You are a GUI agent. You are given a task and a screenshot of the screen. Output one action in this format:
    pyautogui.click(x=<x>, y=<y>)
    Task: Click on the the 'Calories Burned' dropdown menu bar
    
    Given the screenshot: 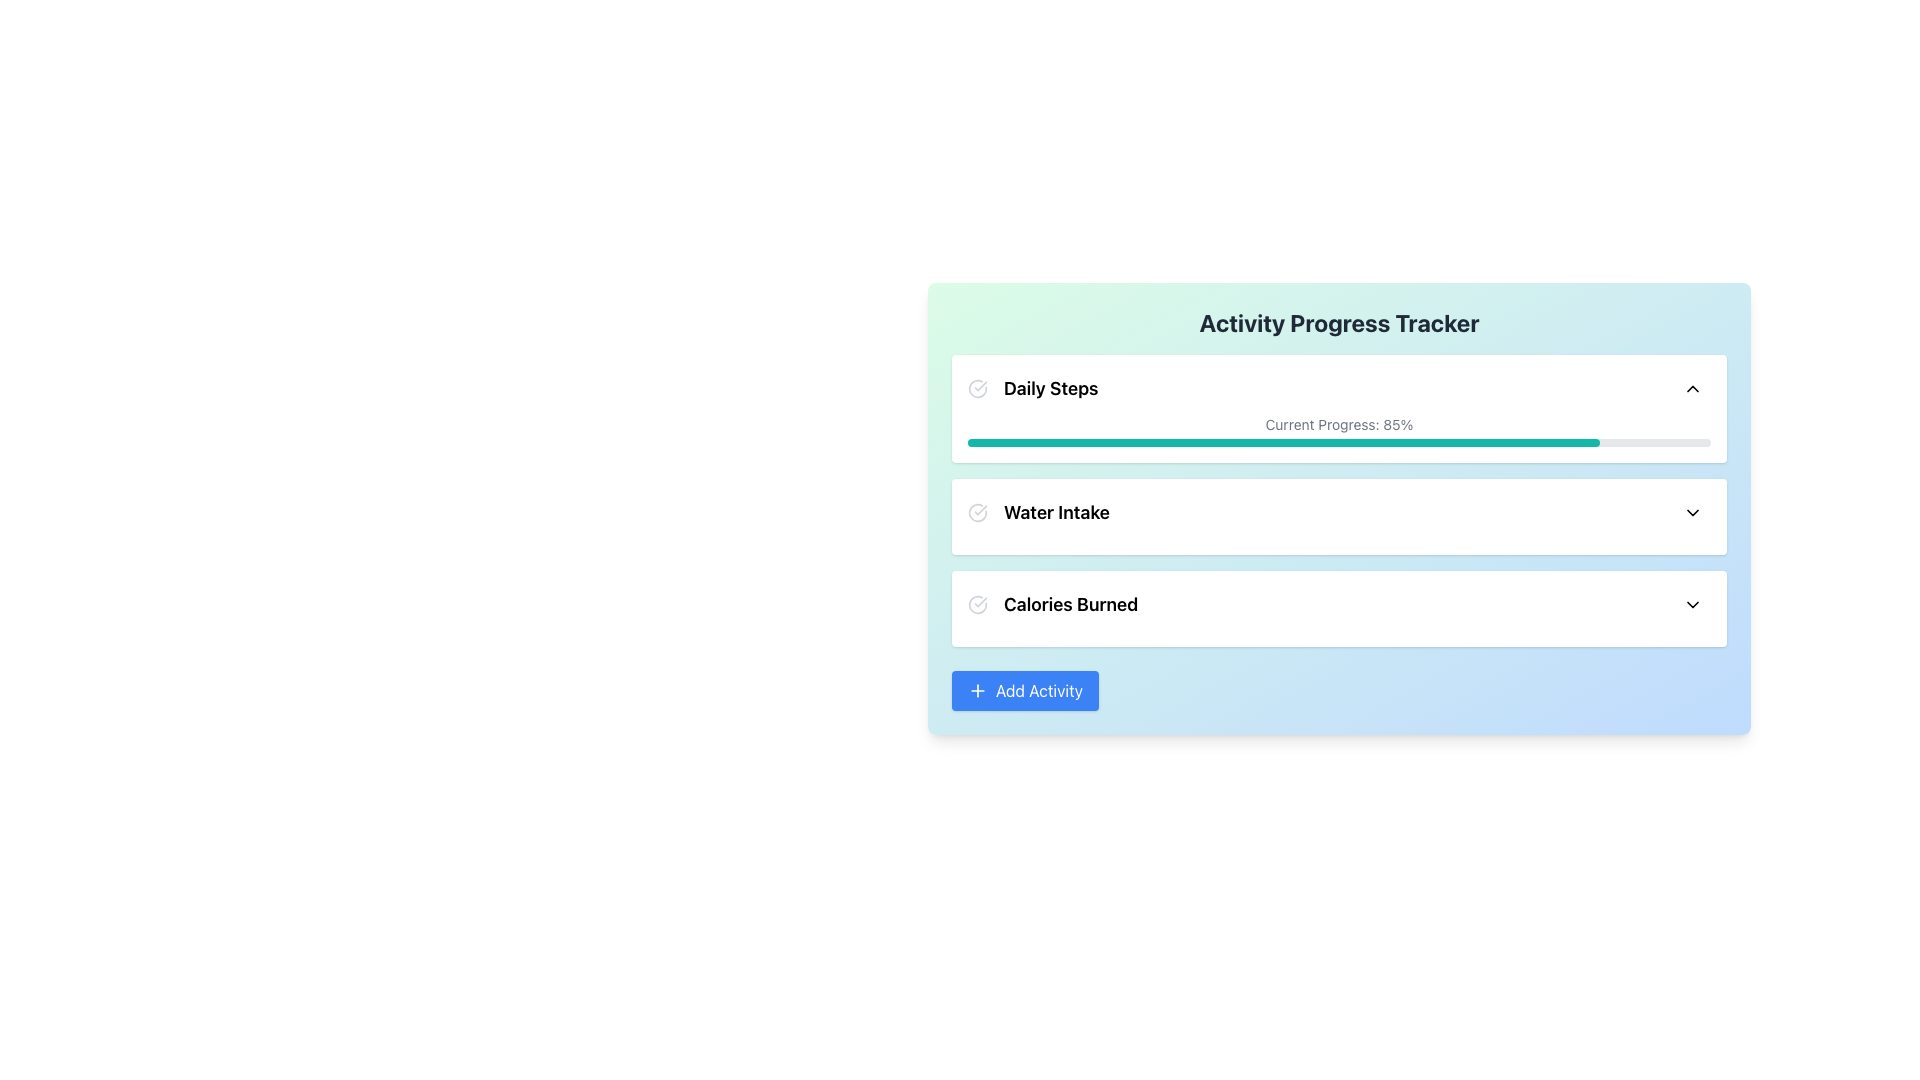 What is the action you would take?
    pyautogui.click(x=1339, y=604)
    